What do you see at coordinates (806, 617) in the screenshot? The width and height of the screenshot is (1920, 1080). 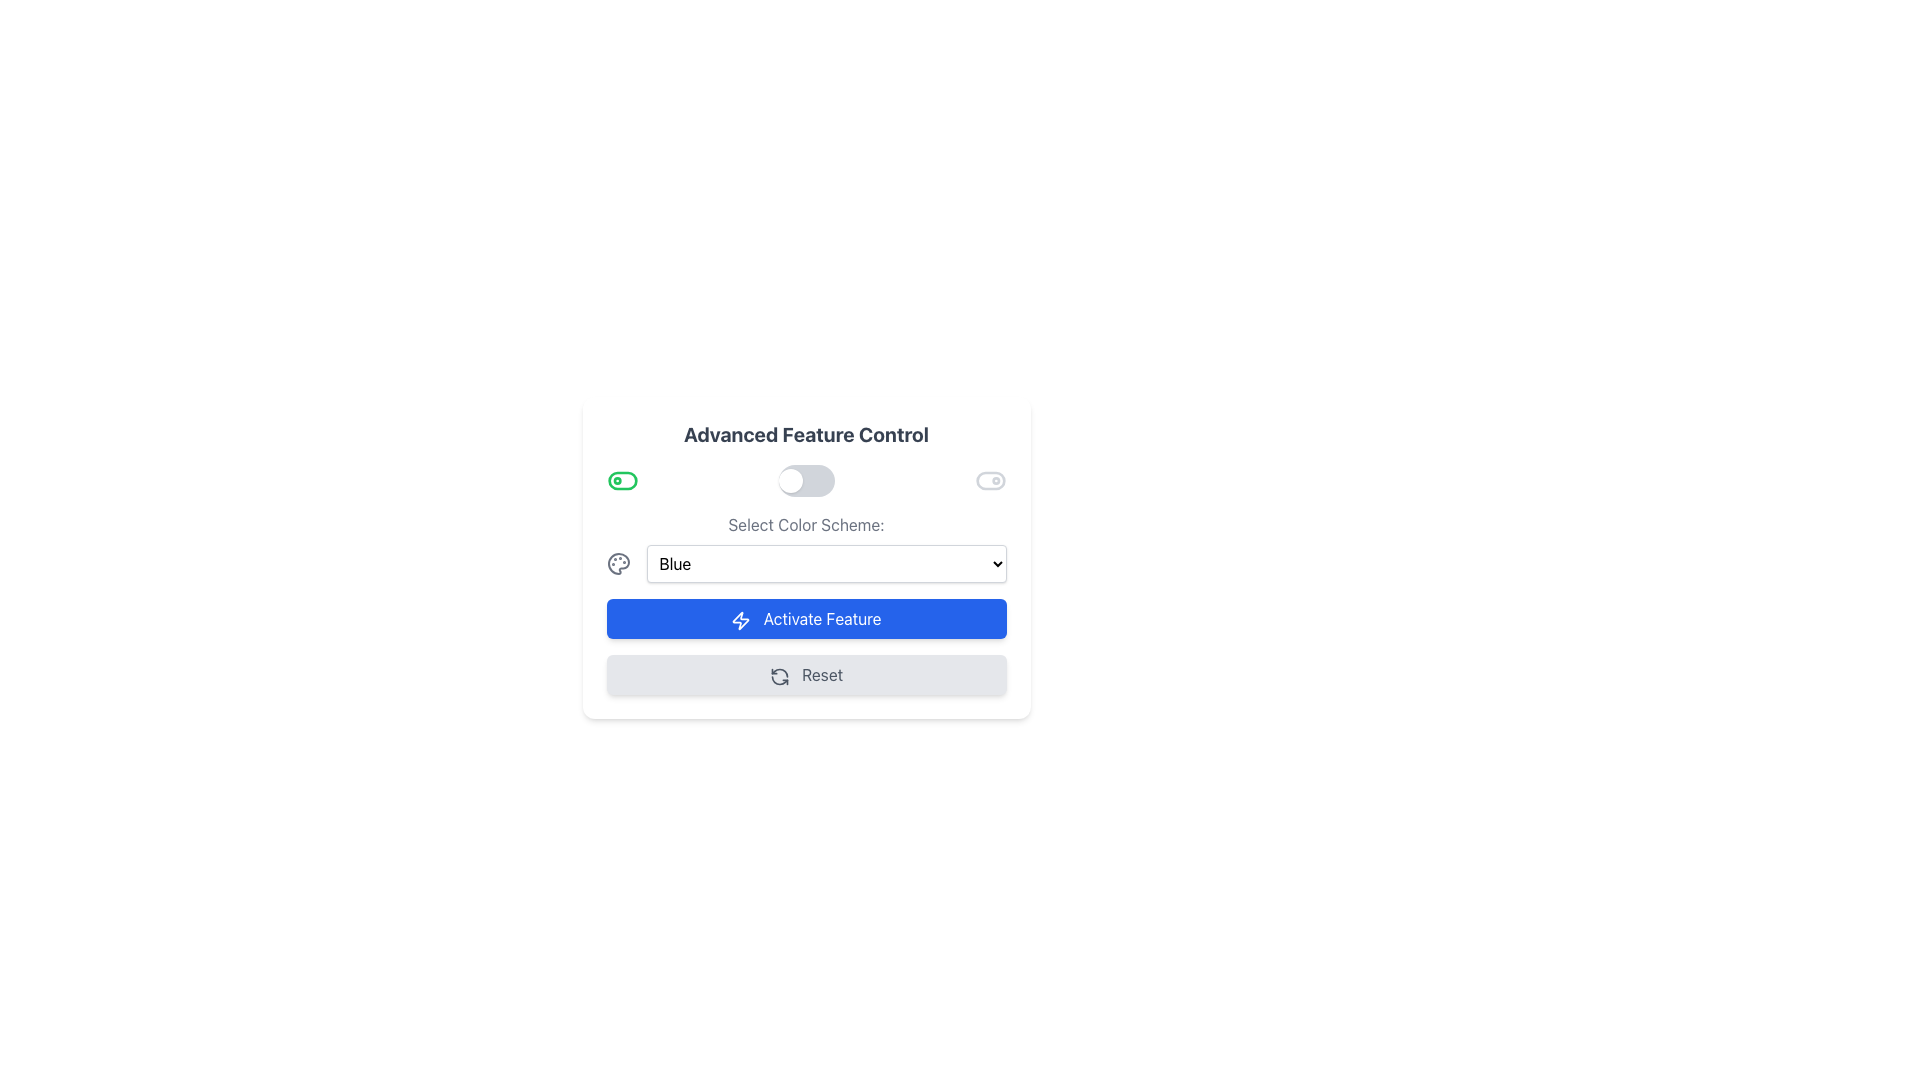 I see `the button labeled 'Activate Feature' with a blue background and a lightning bolt icon` at bounding box center [806, 617].